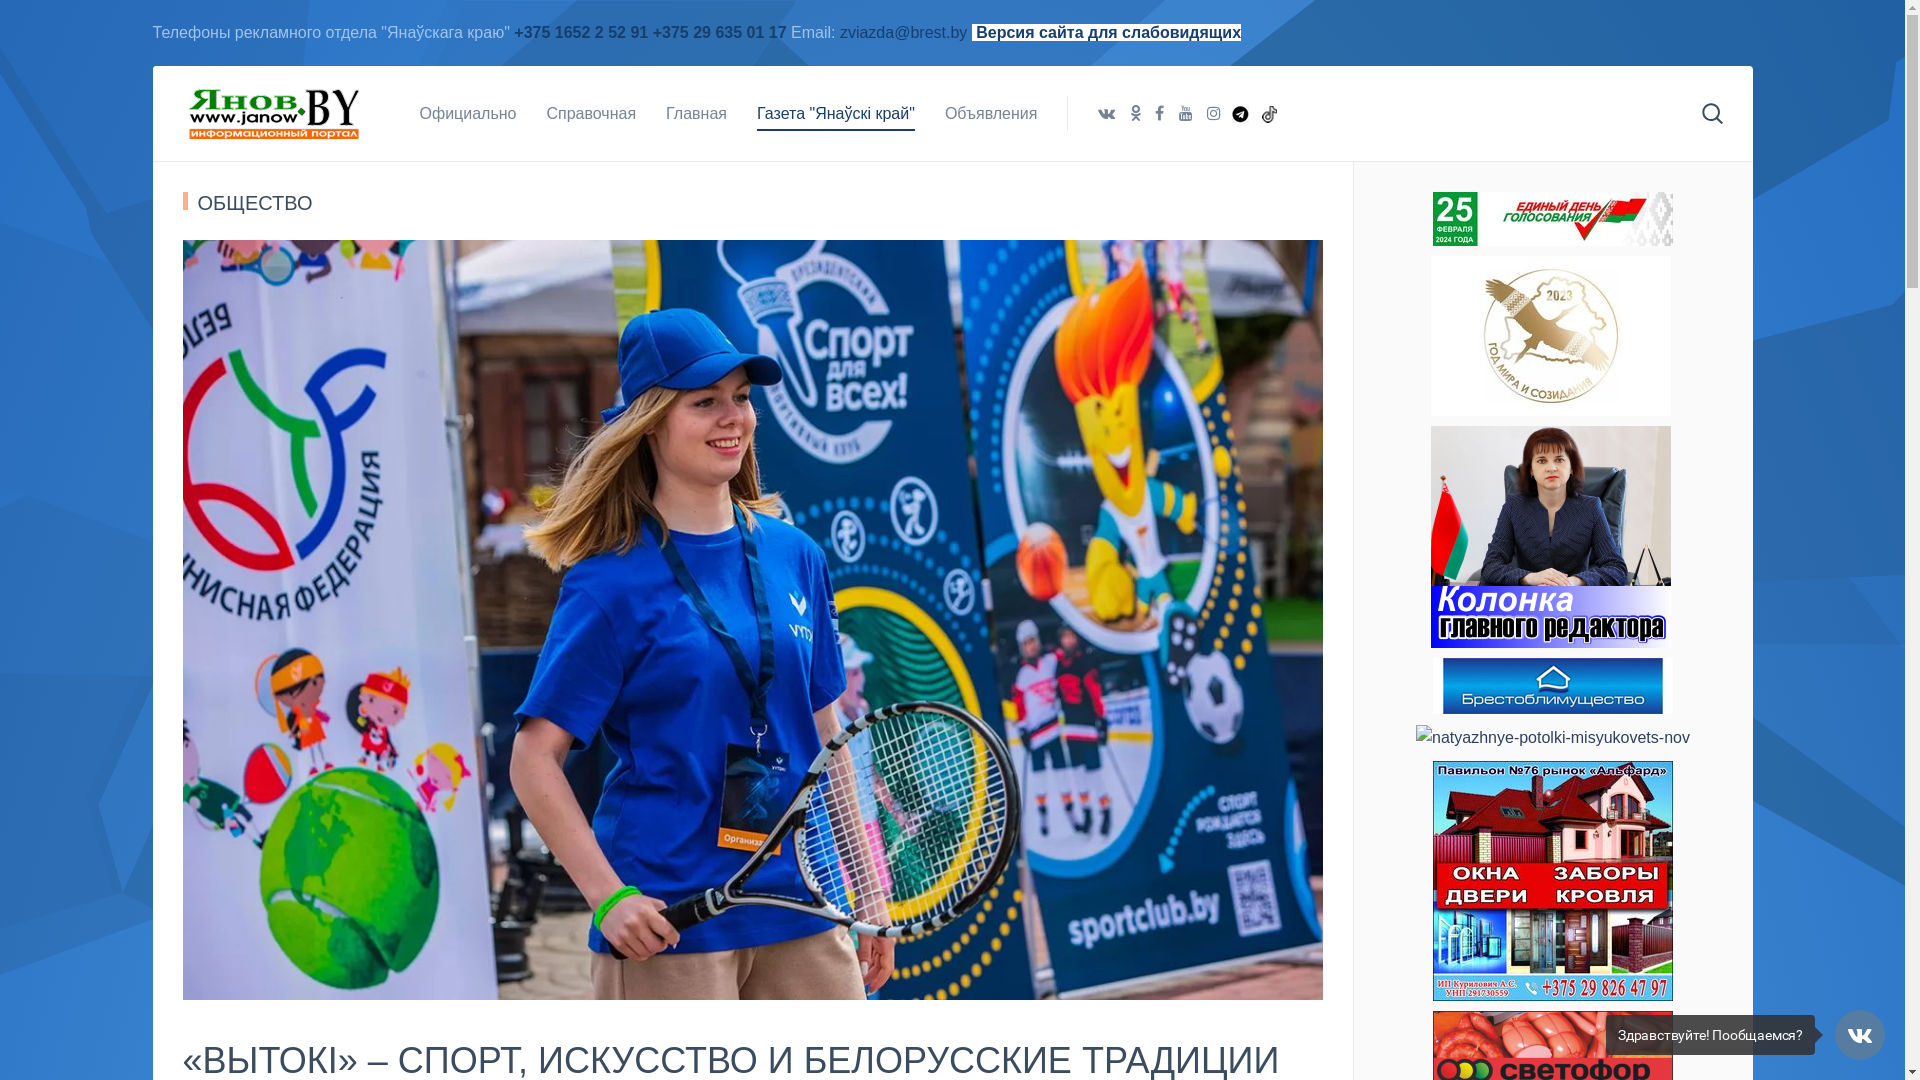 The height and width of the screenshot is (1080, 1920). What do you see at coordinates (905, 32) in the screenshot?
I see `'zviazda@brest.by'` at bounding box center [905, 32].